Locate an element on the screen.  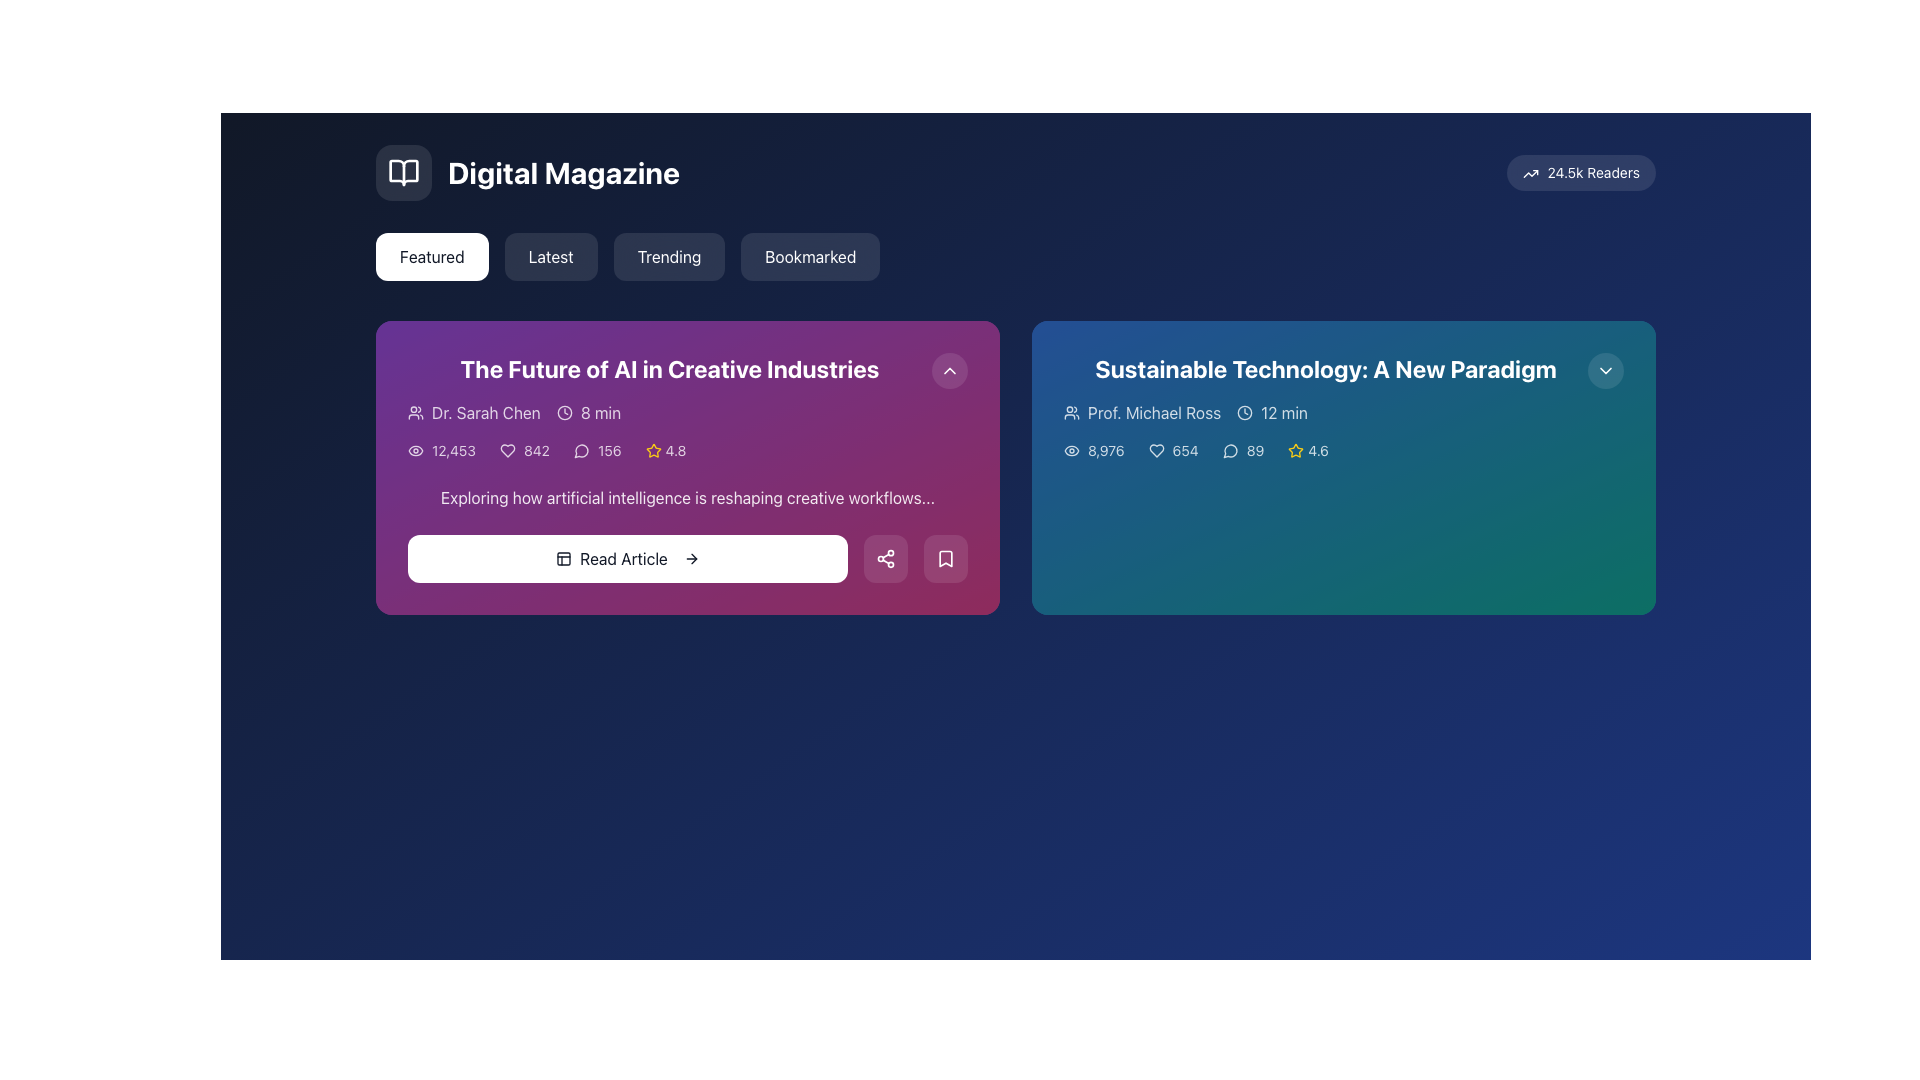
the likes or favorites icon located on the right card titled 'Sustainable Technology: A New Paradigm', which is the second icon in the sequence of engagement stats icons is located at coordinates (1156, 451).